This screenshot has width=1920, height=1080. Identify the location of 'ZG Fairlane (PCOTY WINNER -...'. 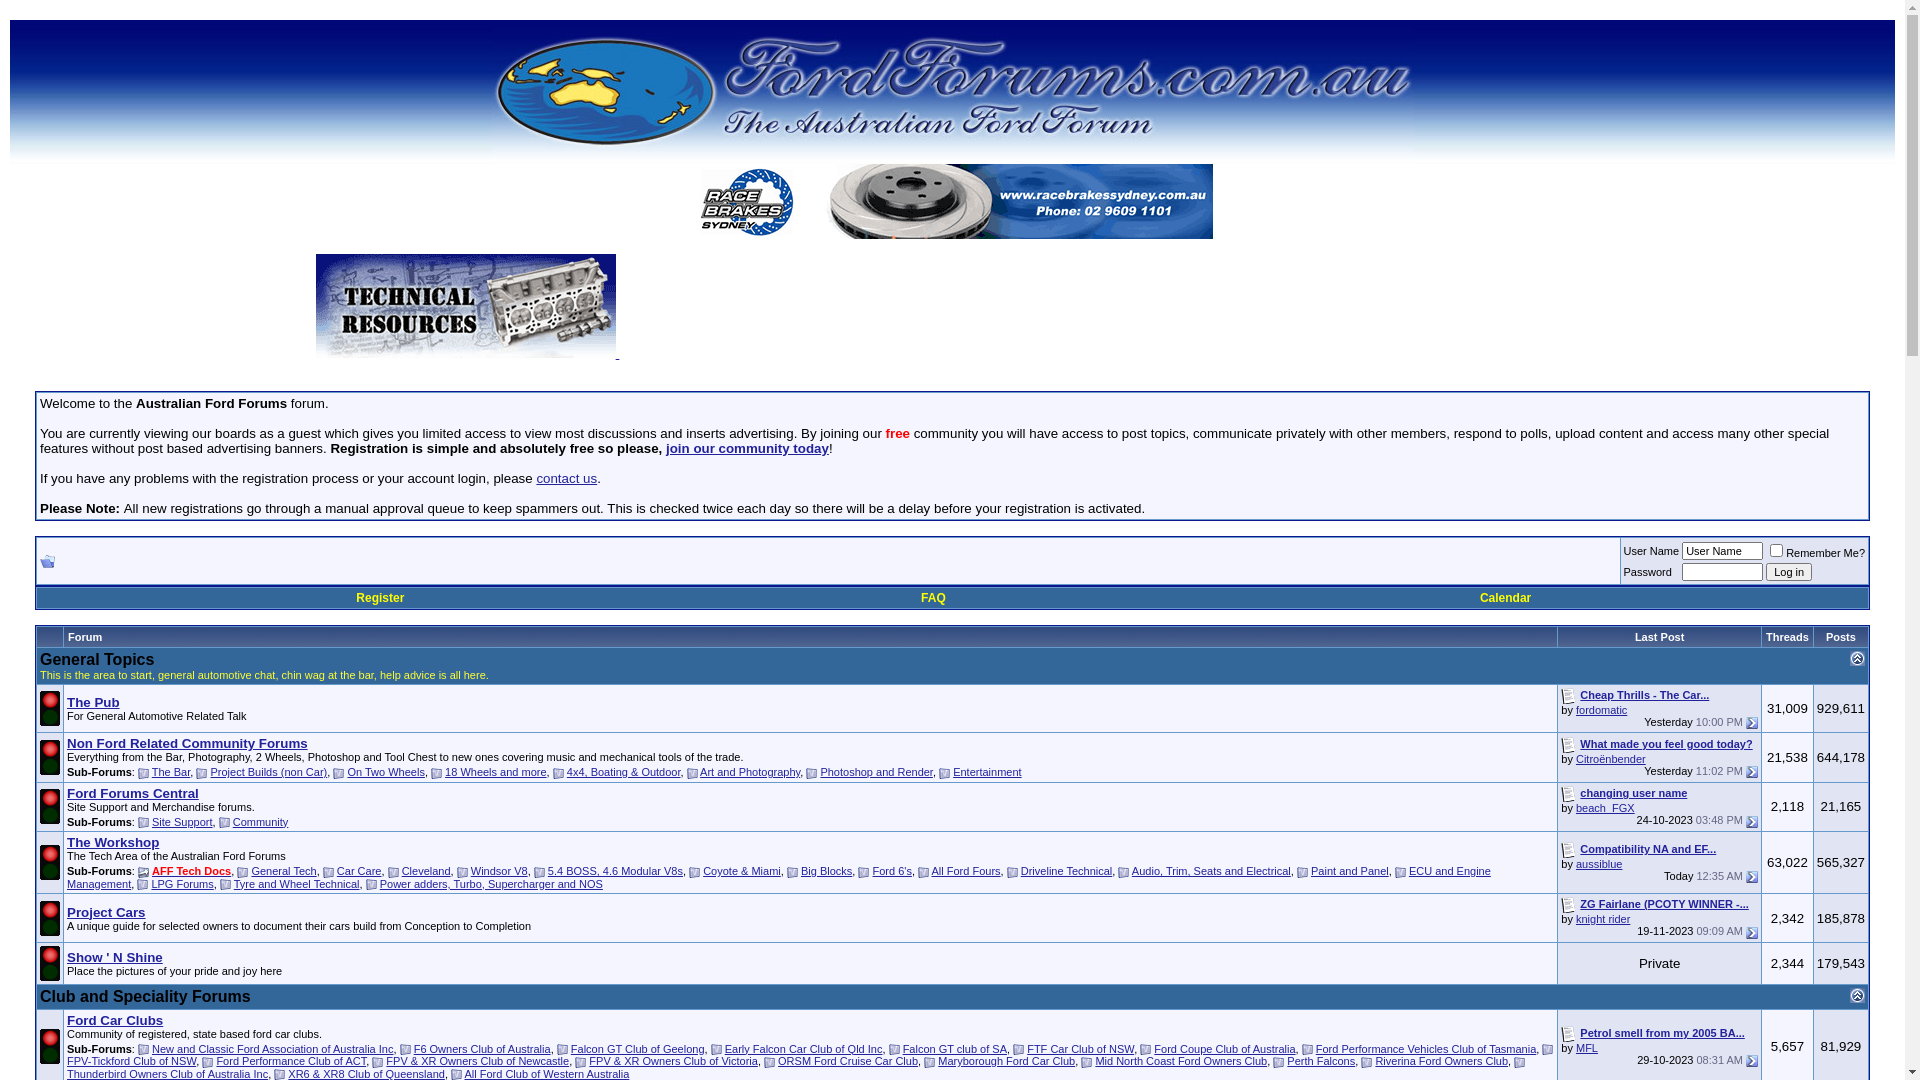
(1664, 903).